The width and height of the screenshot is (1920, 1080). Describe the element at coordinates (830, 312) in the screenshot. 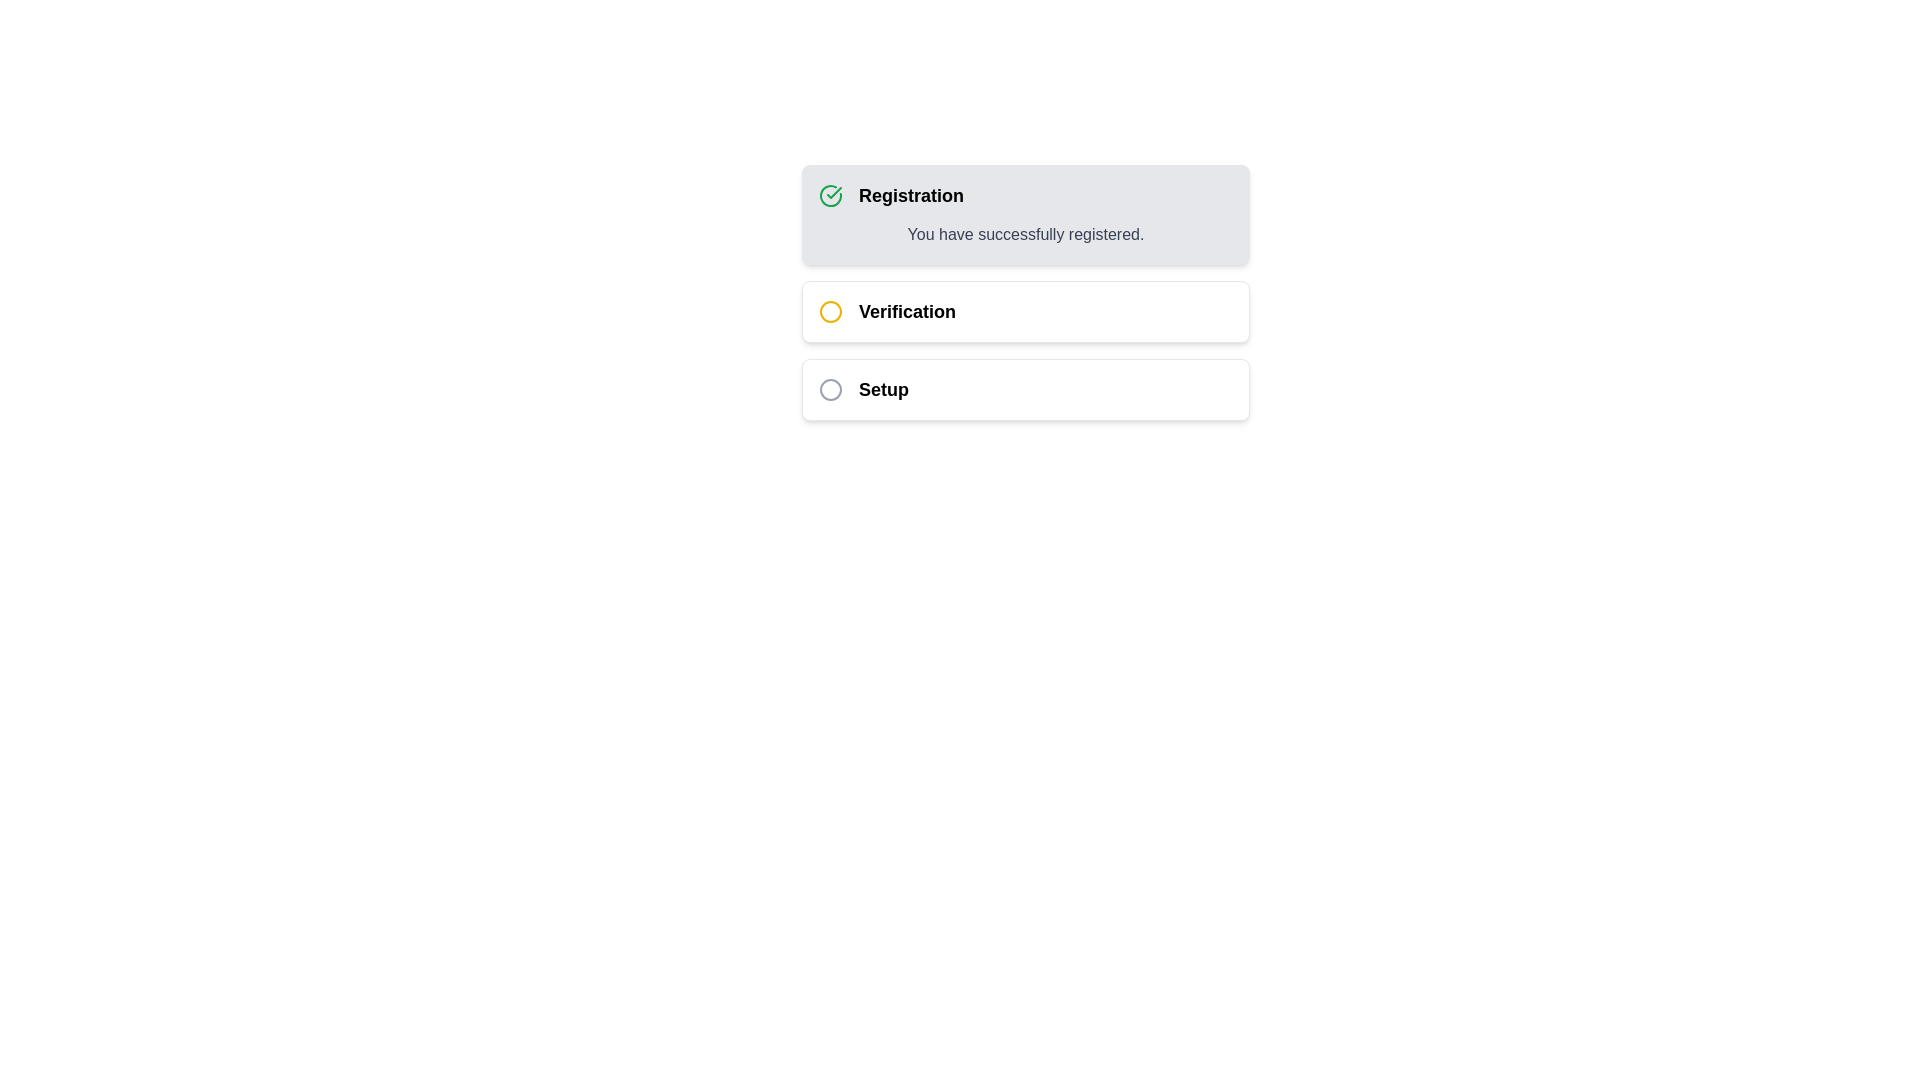

I see `the circular icon representing the 'Verification' step in the vertical step layout to indicate the step's status` at that location.